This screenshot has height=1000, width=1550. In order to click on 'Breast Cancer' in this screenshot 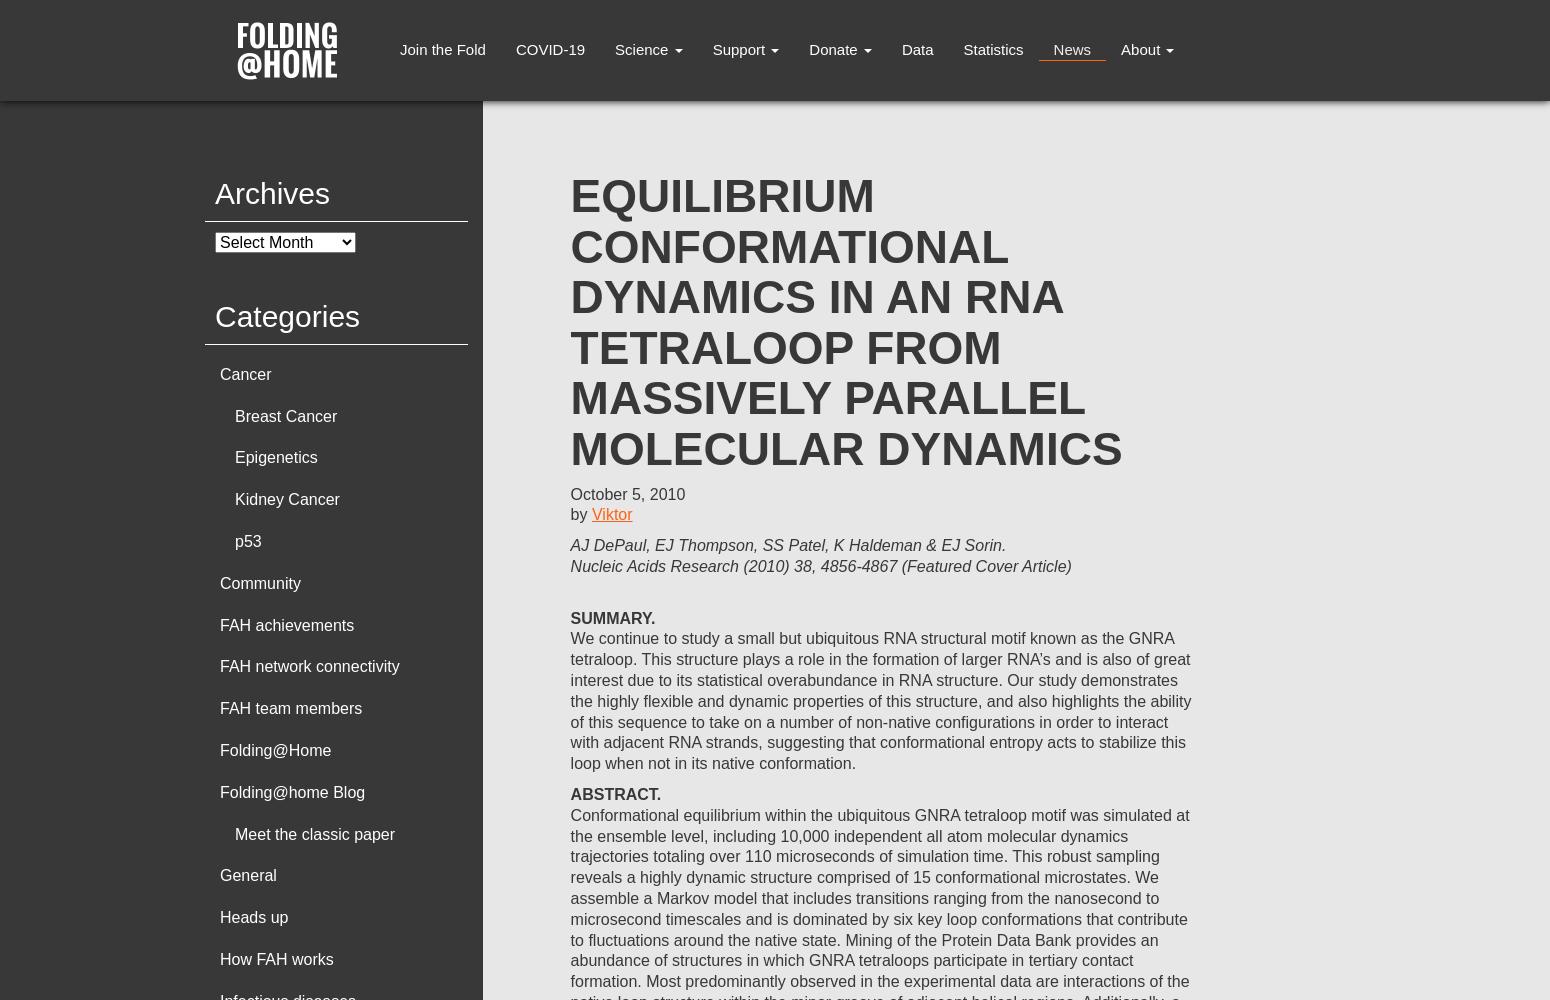, I will do `click(285, 415)`.